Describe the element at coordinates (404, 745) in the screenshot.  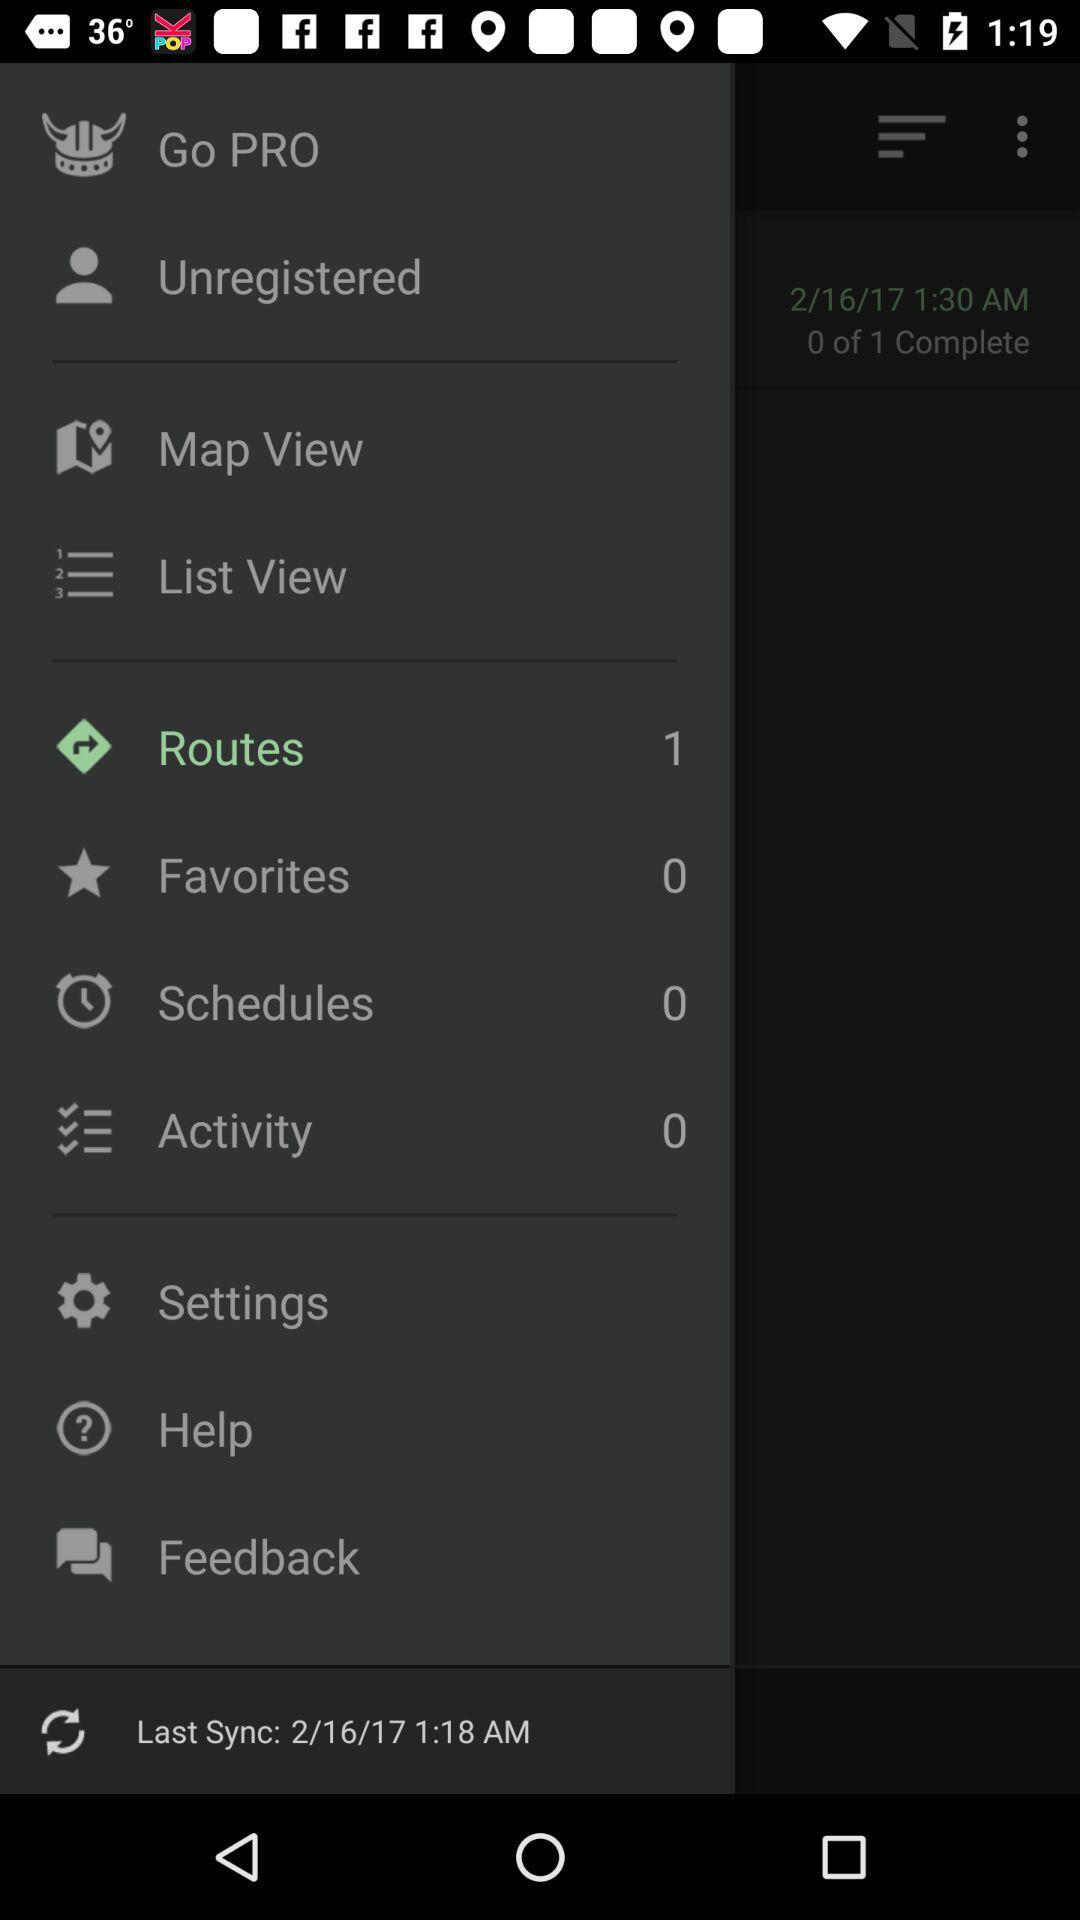
I see `the routes` at that location.